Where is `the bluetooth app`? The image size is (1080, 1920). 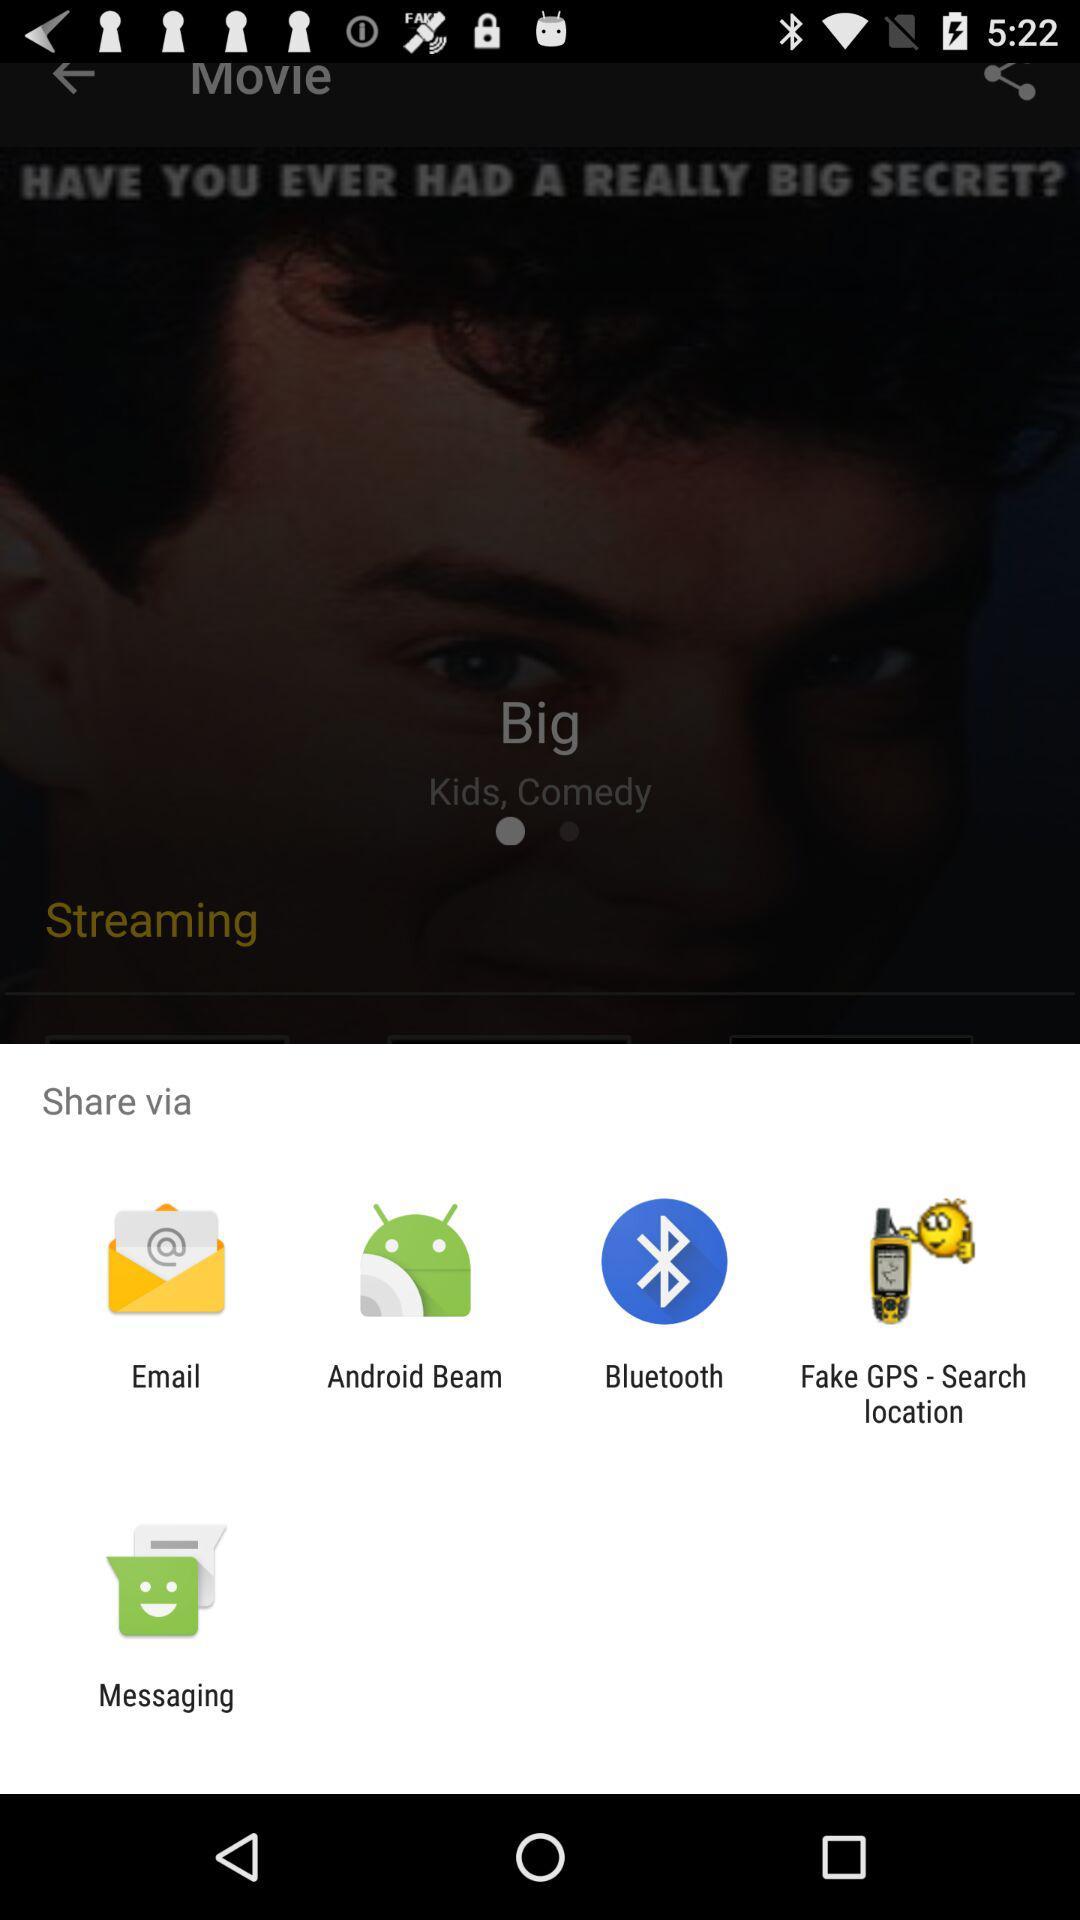
the bluetooth app is located at coordinates (664, 1392).